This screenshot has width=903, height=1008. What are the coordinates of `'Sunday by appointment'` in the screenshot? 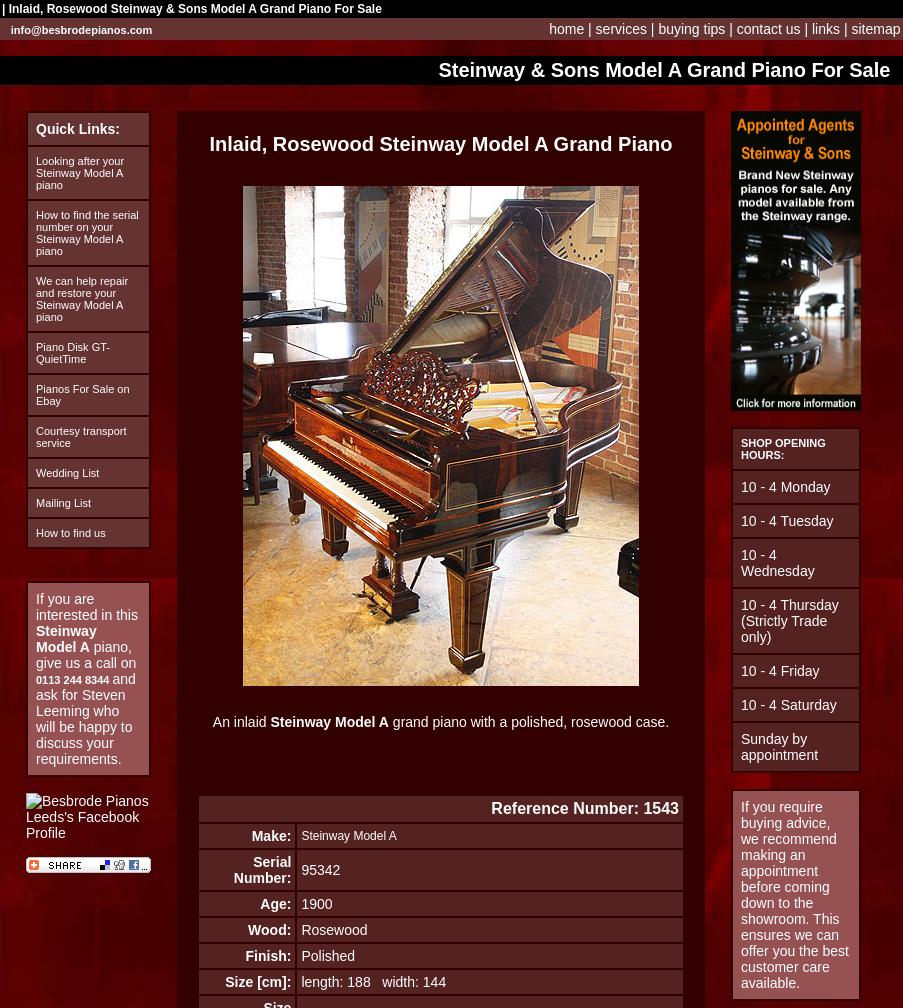 It's located at (778, 747).